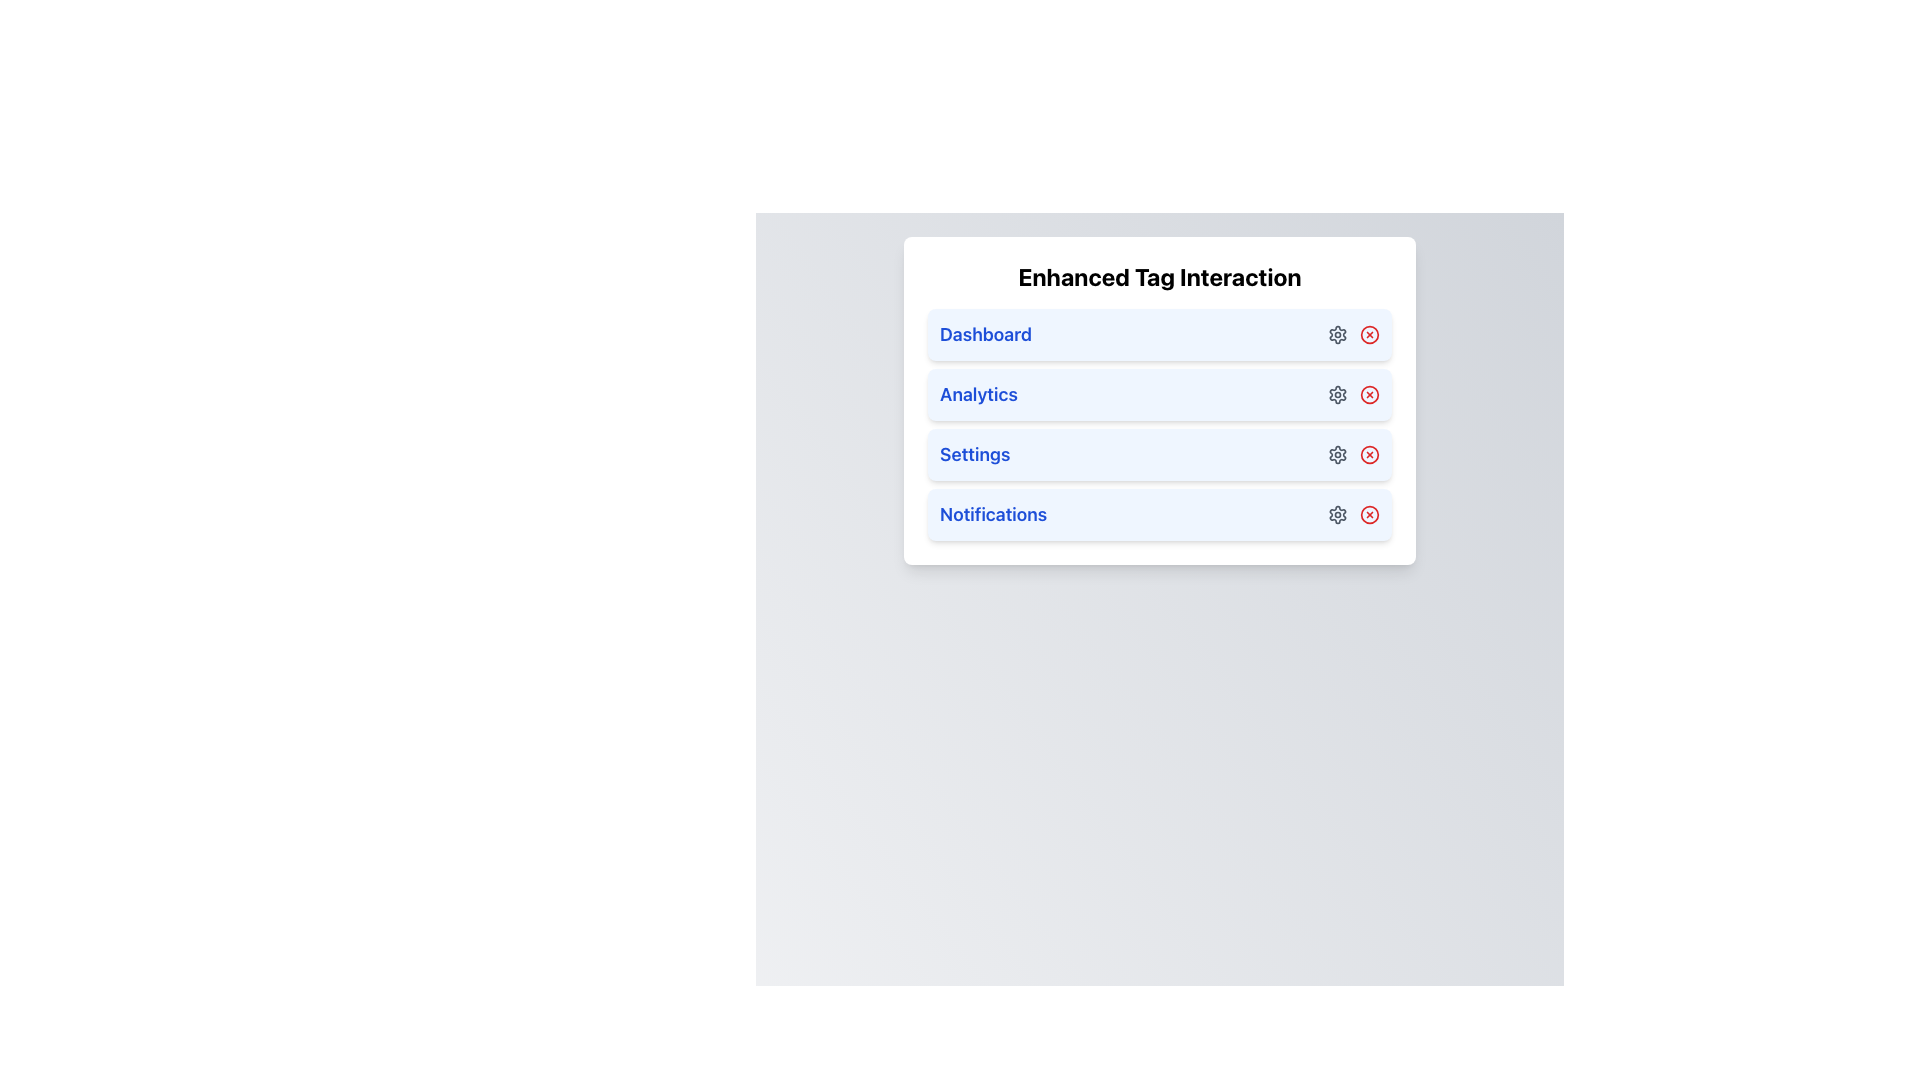 This screenshot has height=1080, width=1920. What do you see at coordinates (1368, 394) in the screenshot?
I see `the circular icon representing the 'Analytics' category` at bounding box center [1368, 394].